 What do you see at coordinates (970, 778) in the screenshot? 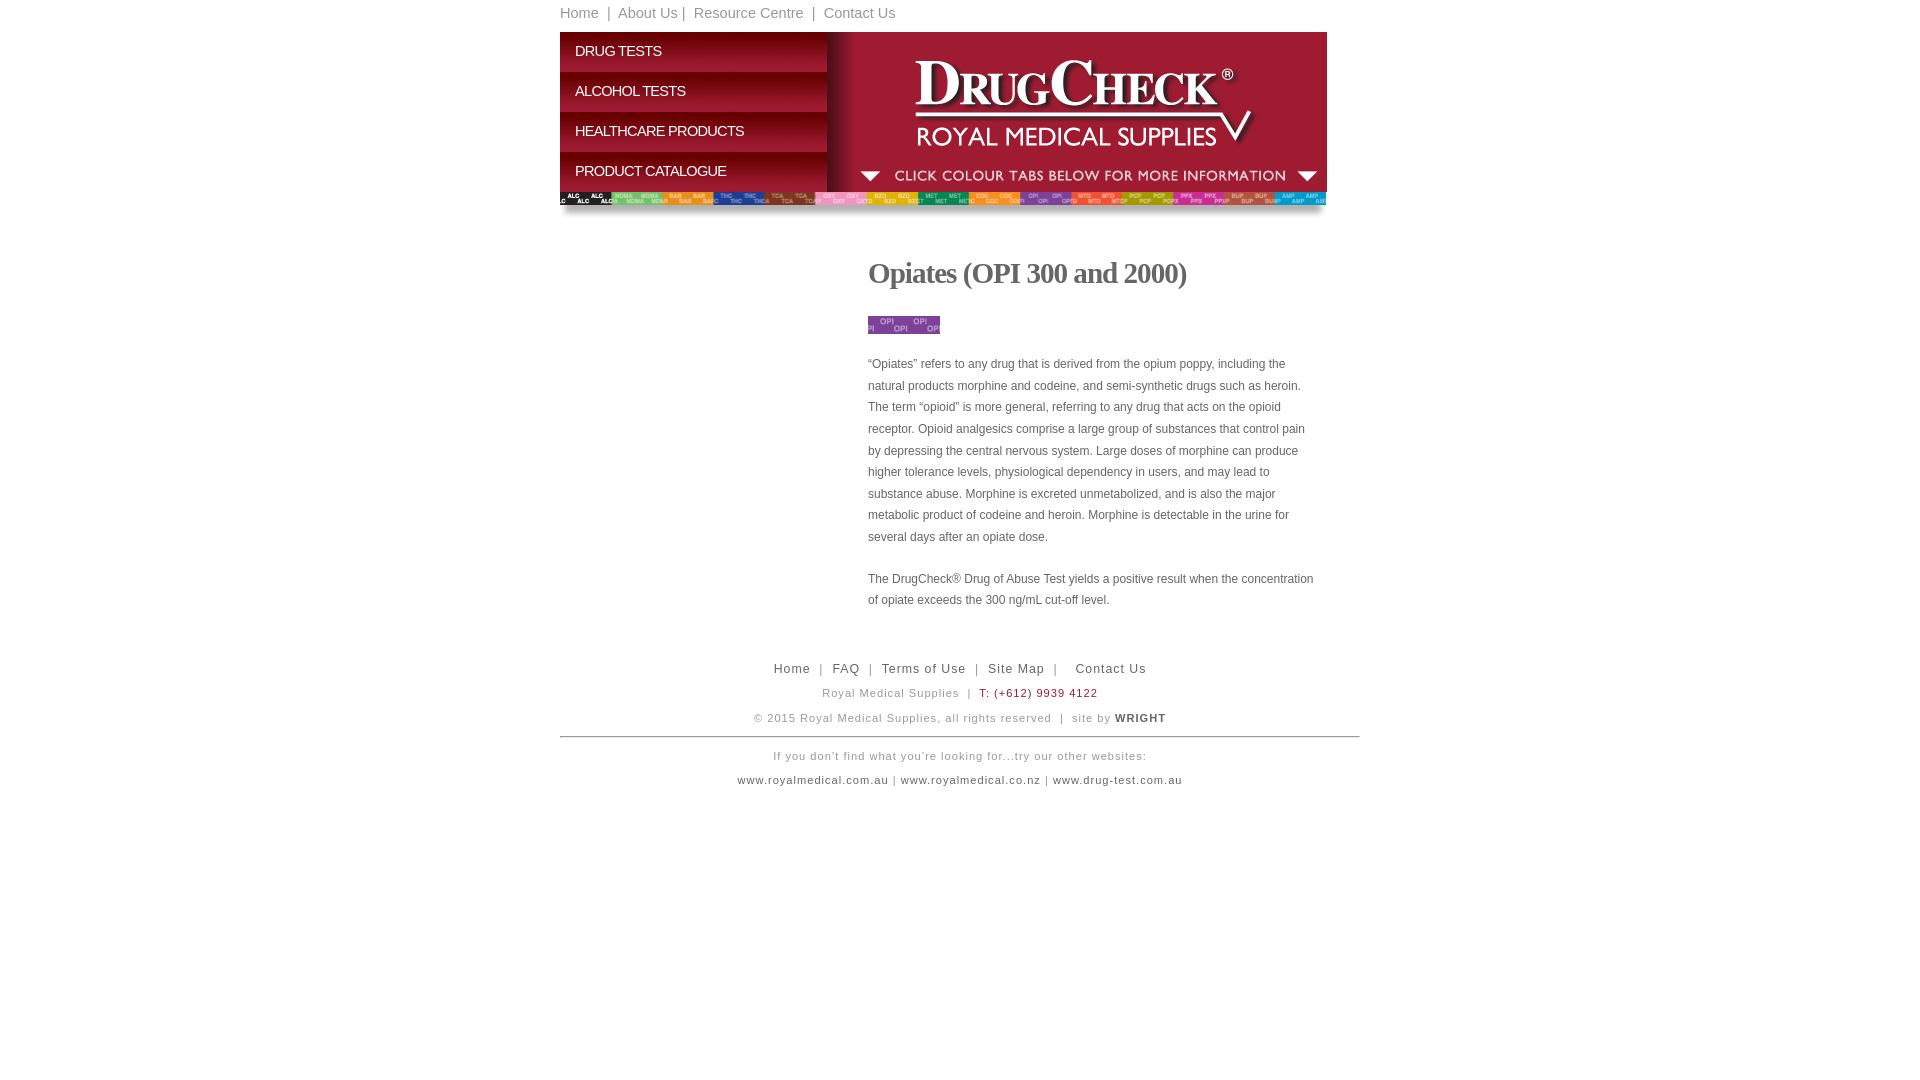
I see `'www.royalmedical.co.nz'` at bounding box center [970, 778].